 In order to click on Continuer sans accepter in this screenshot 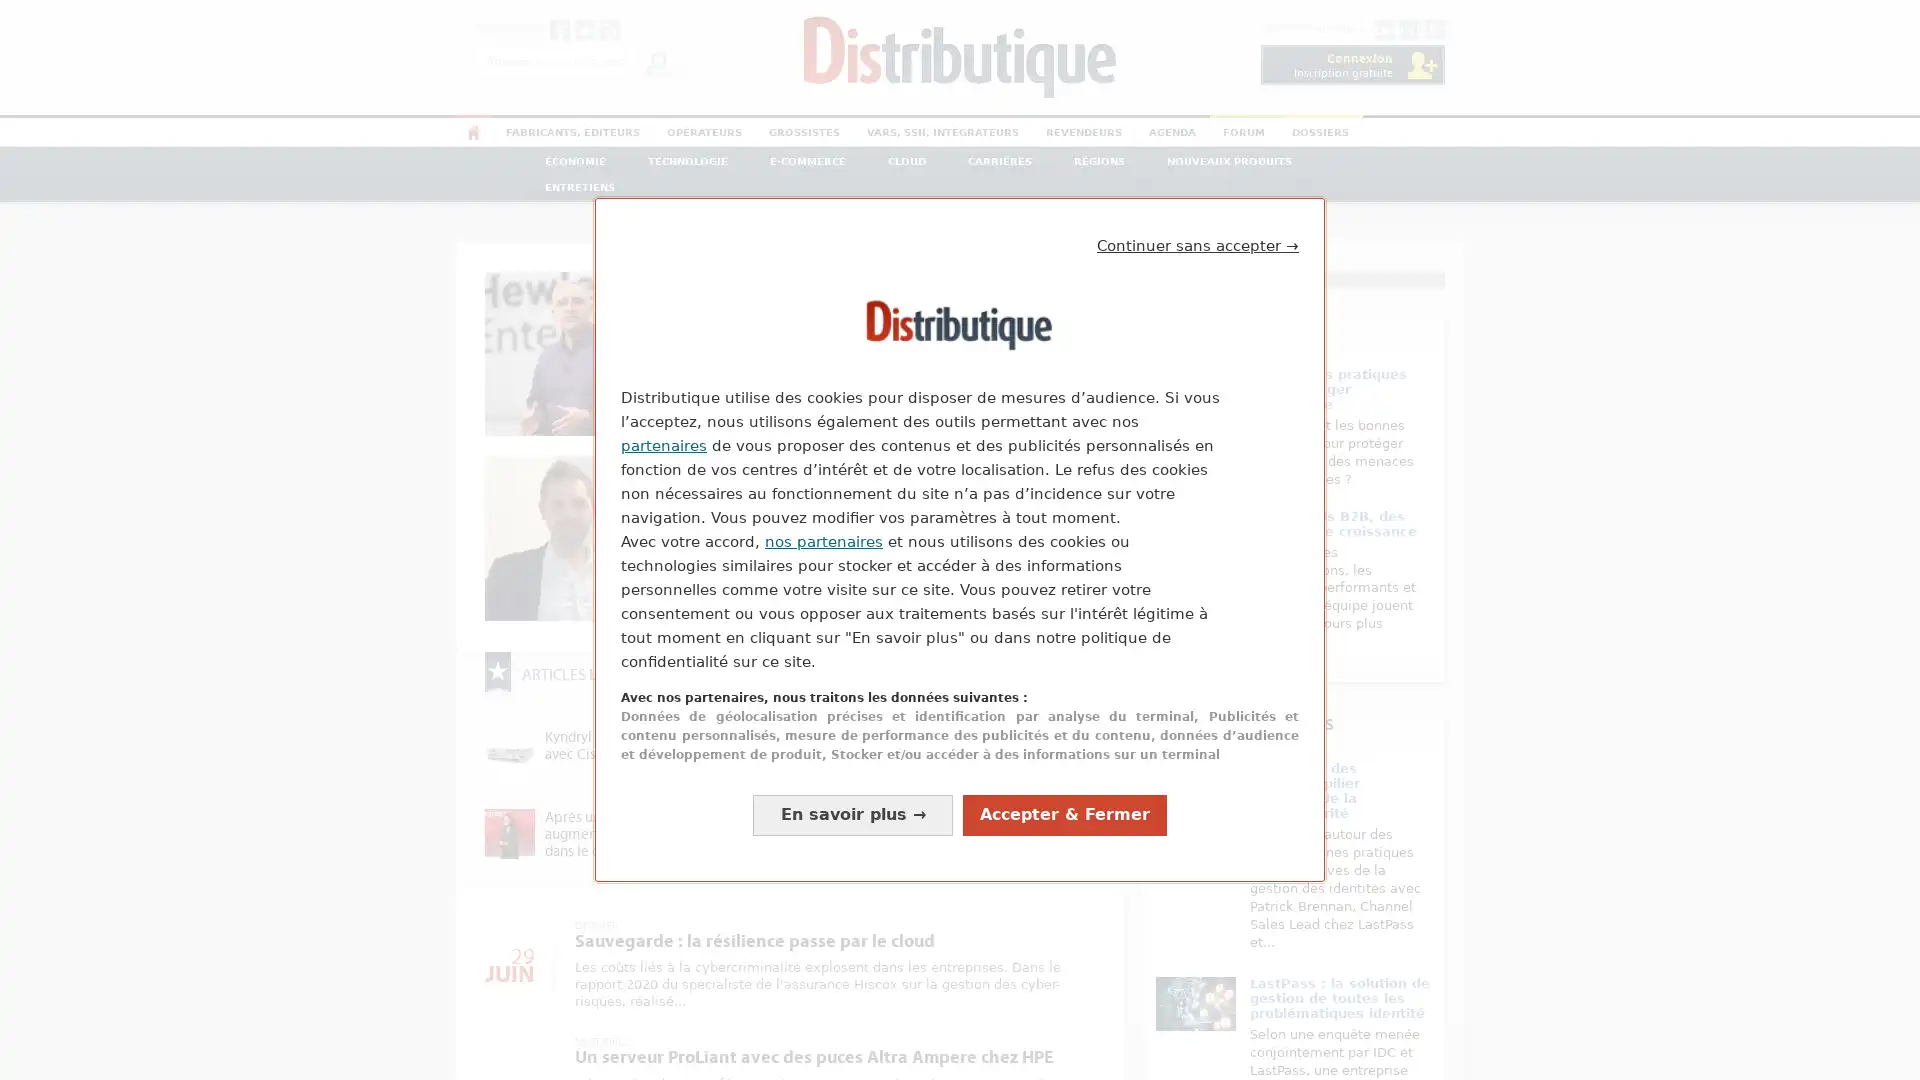, I will do `click(1198, 245)`.